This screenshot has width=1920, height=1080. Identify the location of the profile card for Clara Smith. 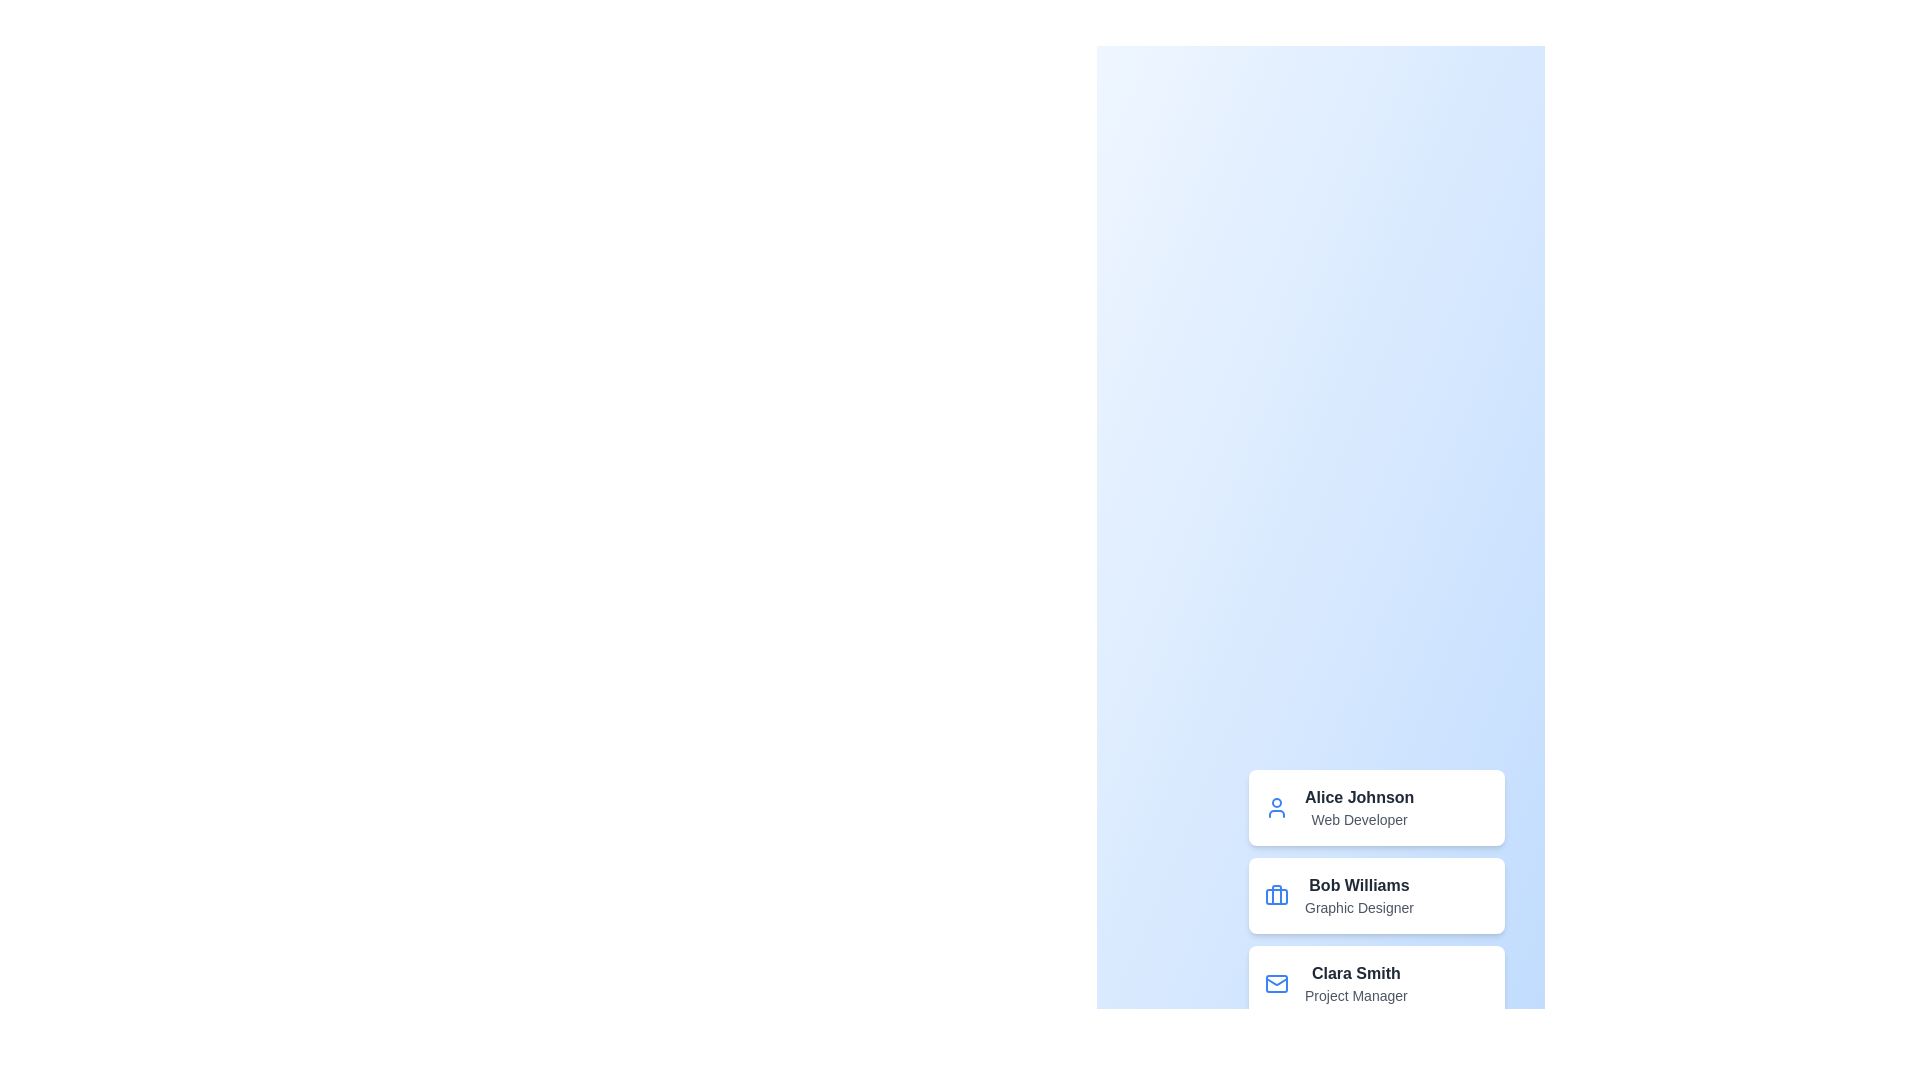
(1376, 982).